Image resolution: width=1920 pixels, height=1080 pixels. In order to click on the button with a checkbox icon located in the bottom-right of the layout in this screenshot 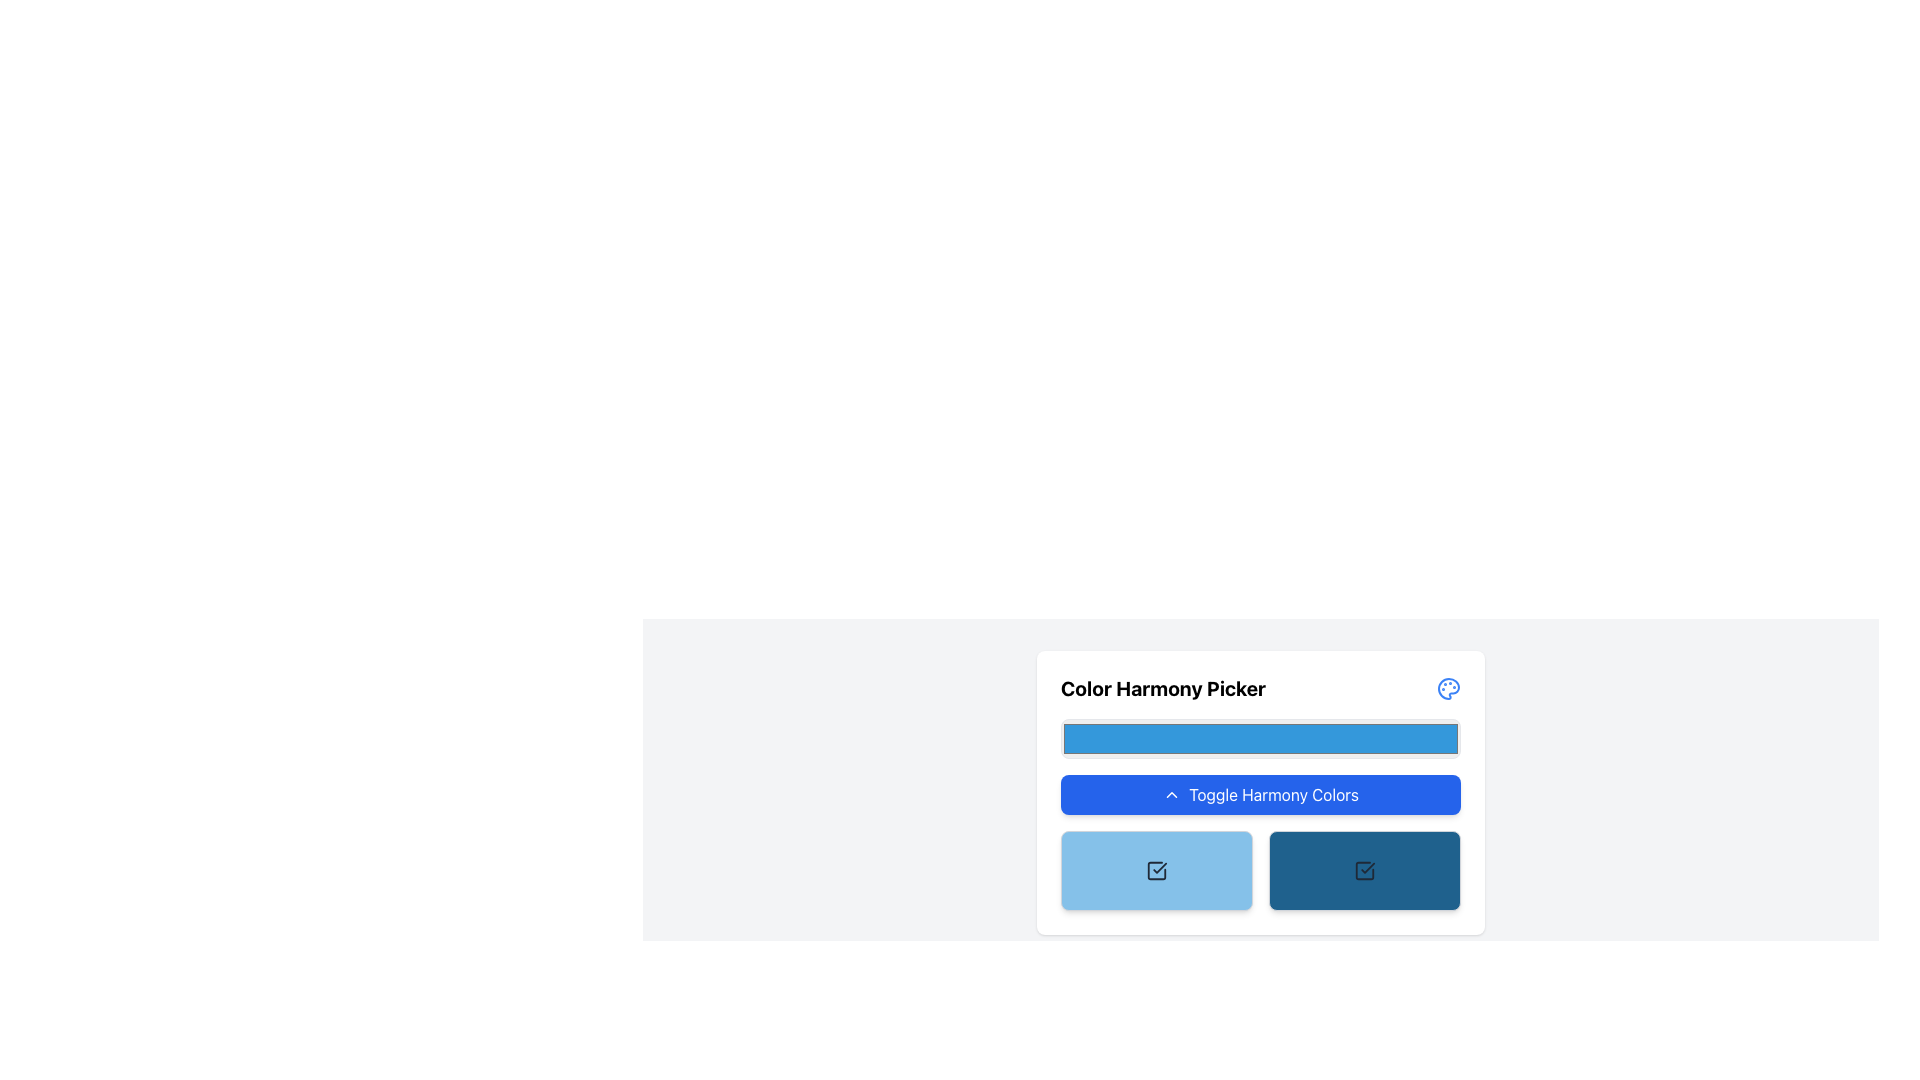, I will do `click(1363, 870)`.